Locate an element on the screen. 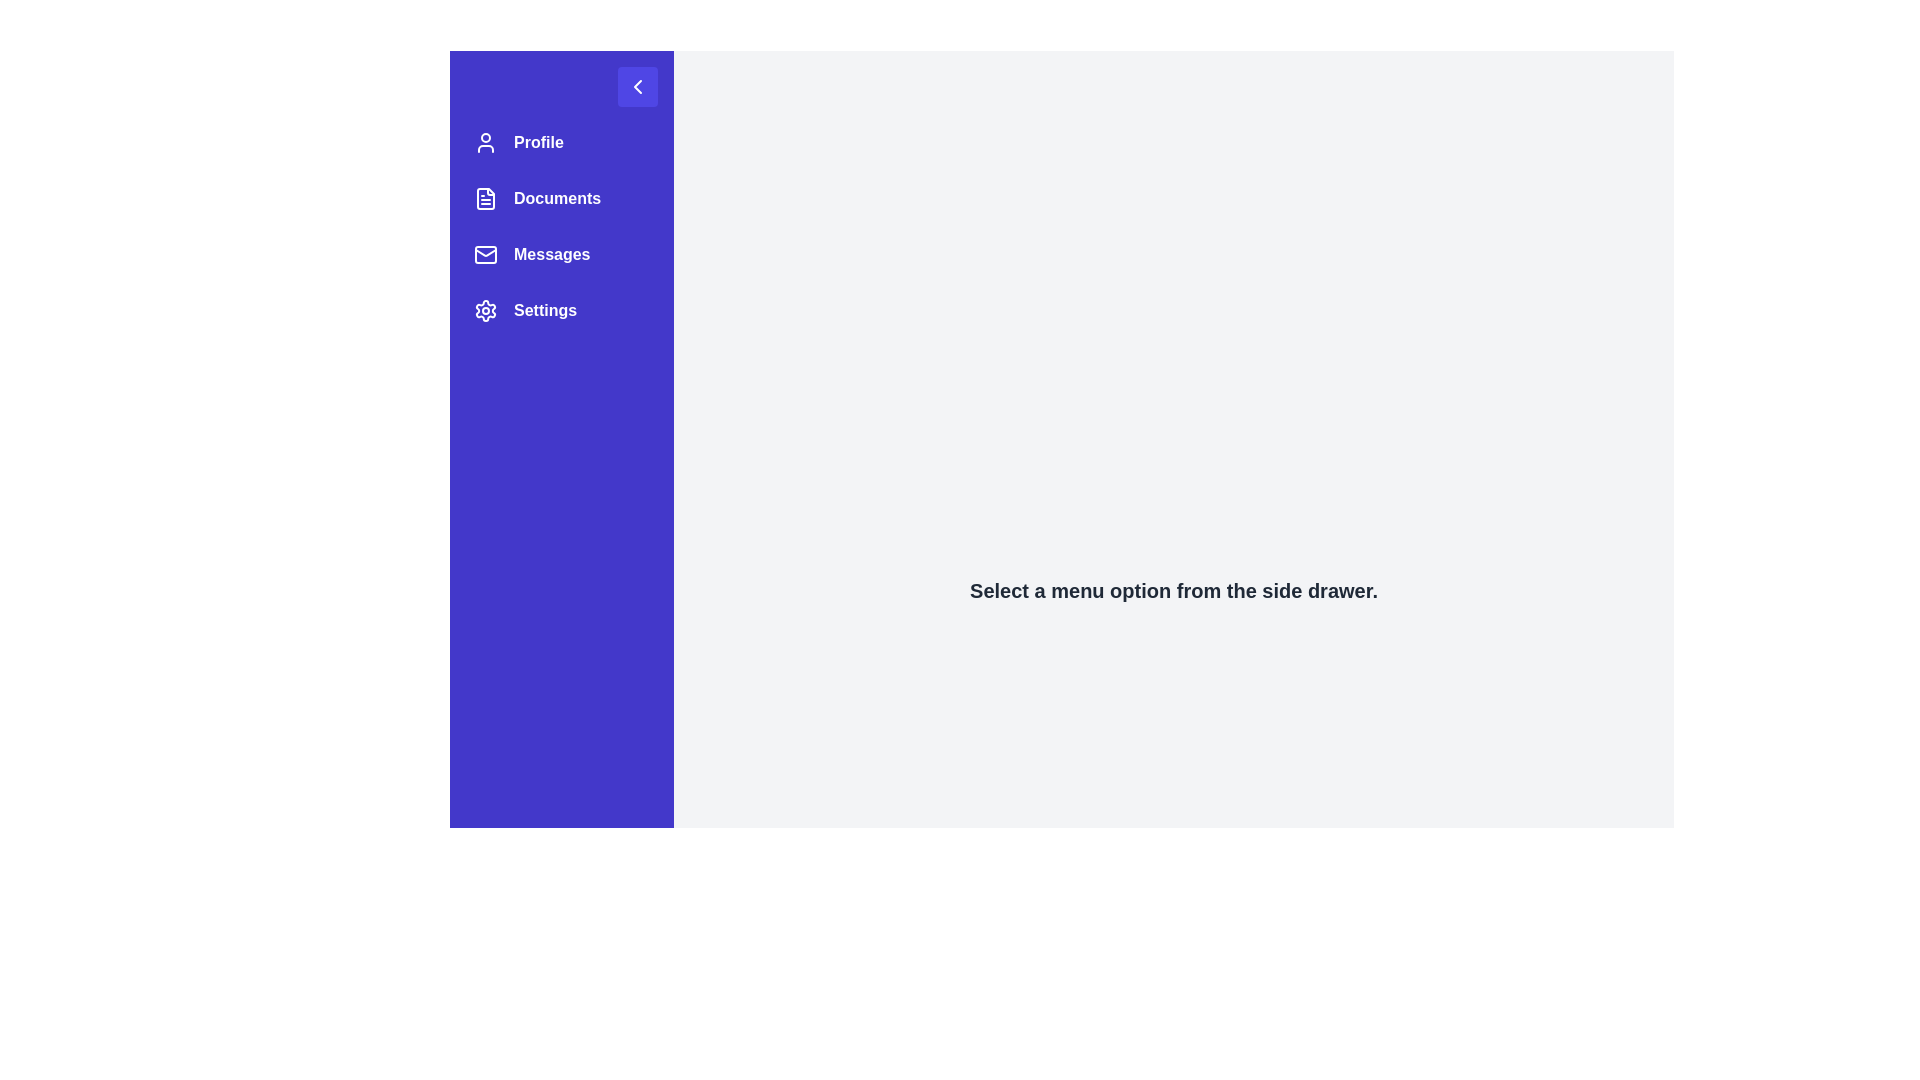 Image resolution: width=1920 pixels, height=1080 pixels. the square button with a purple background and a white leftward pointing arrow icon at the top-right corner of the vertical navigation bar is located at coordinates (637, 86).